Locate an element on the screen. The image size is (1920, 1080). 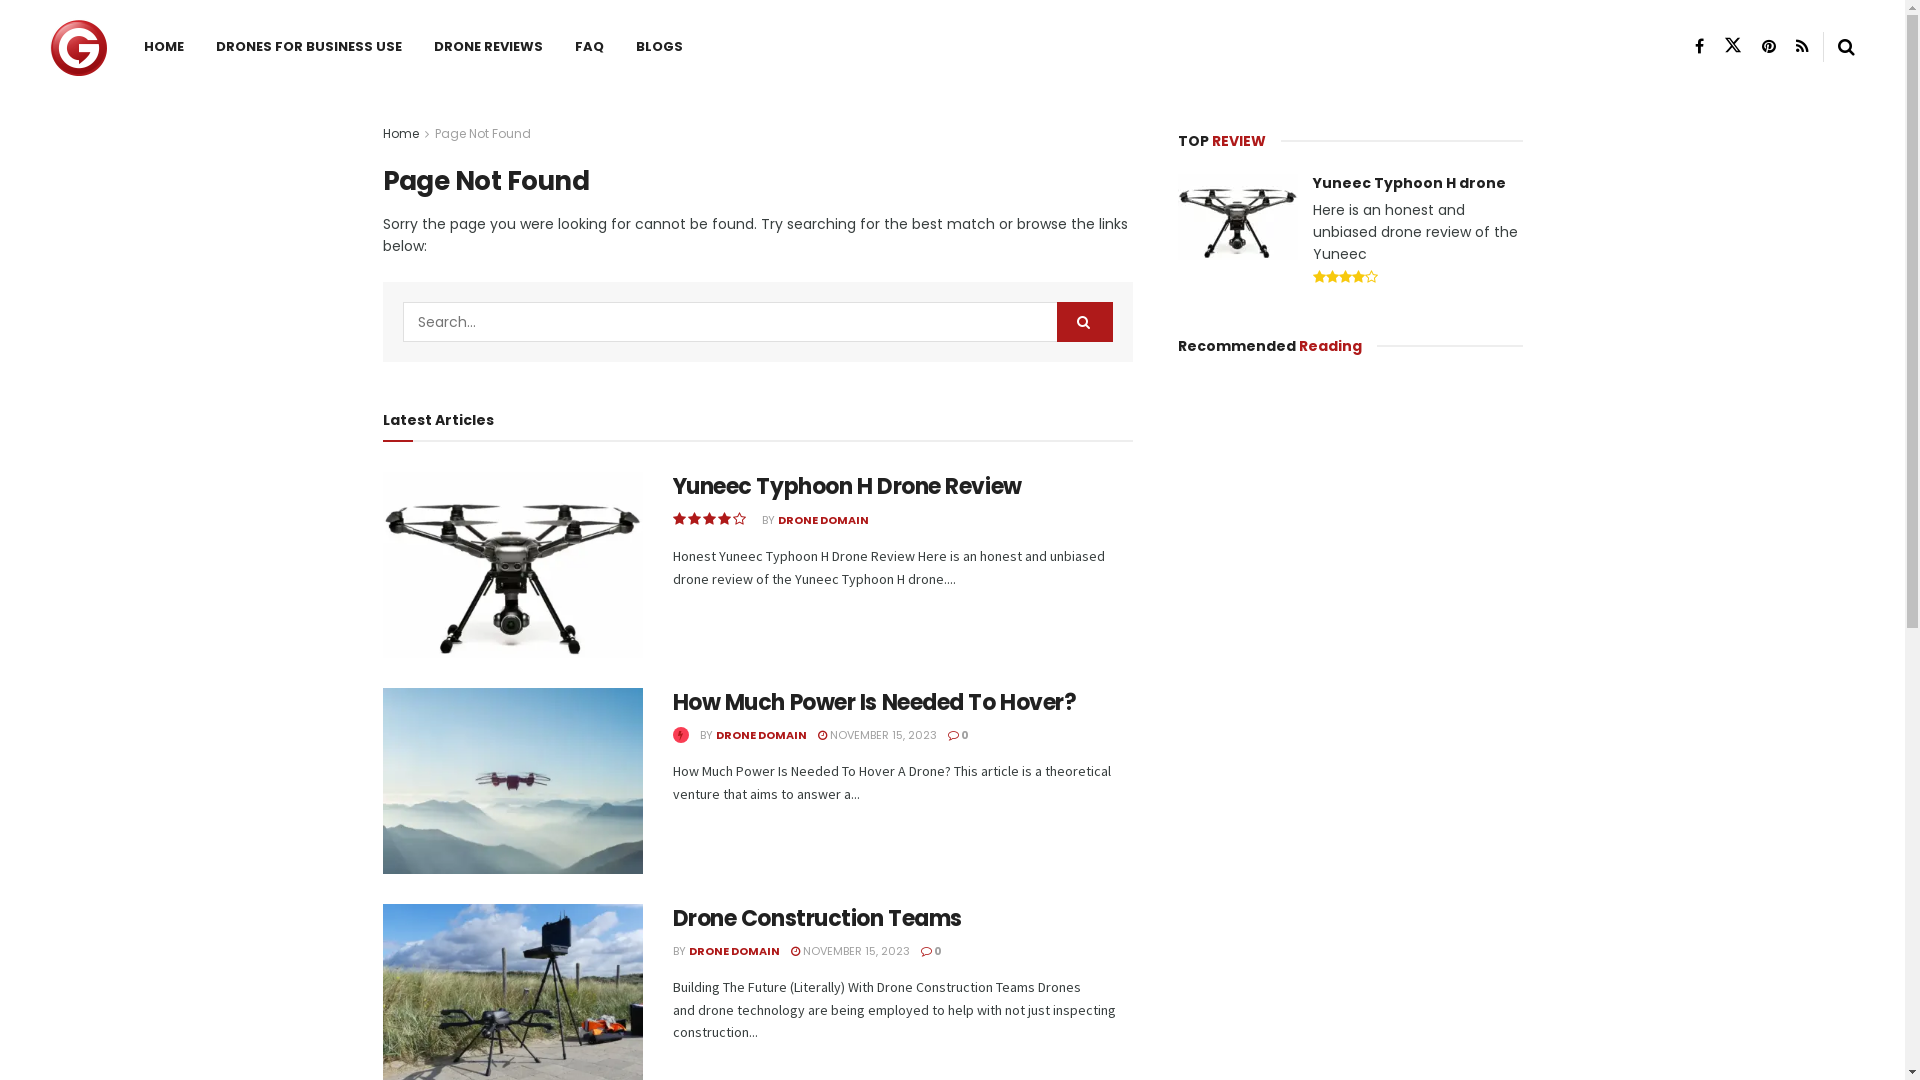
'FAQ' is located at coordinates (558, 45).